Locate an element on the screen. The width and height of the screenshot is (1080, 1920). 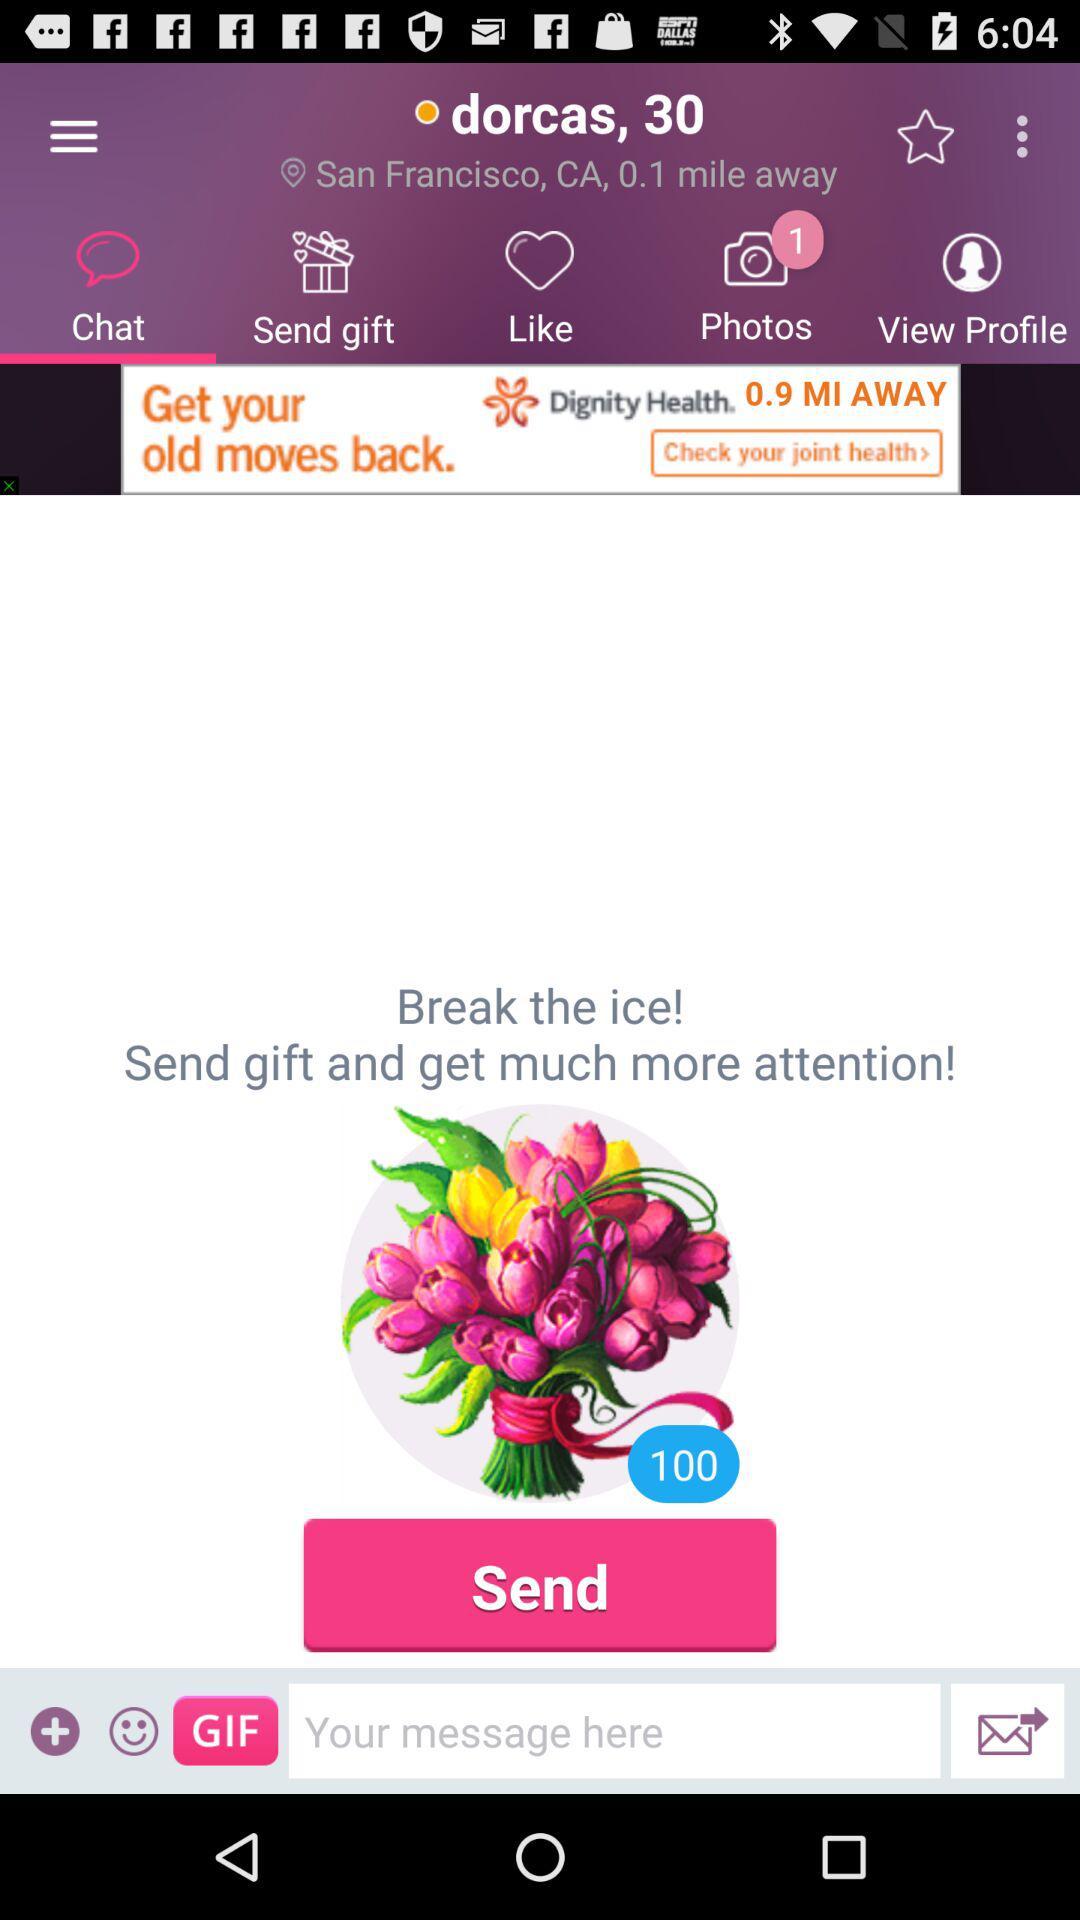
item next to send gift icon is located at coordinates (72, 135).